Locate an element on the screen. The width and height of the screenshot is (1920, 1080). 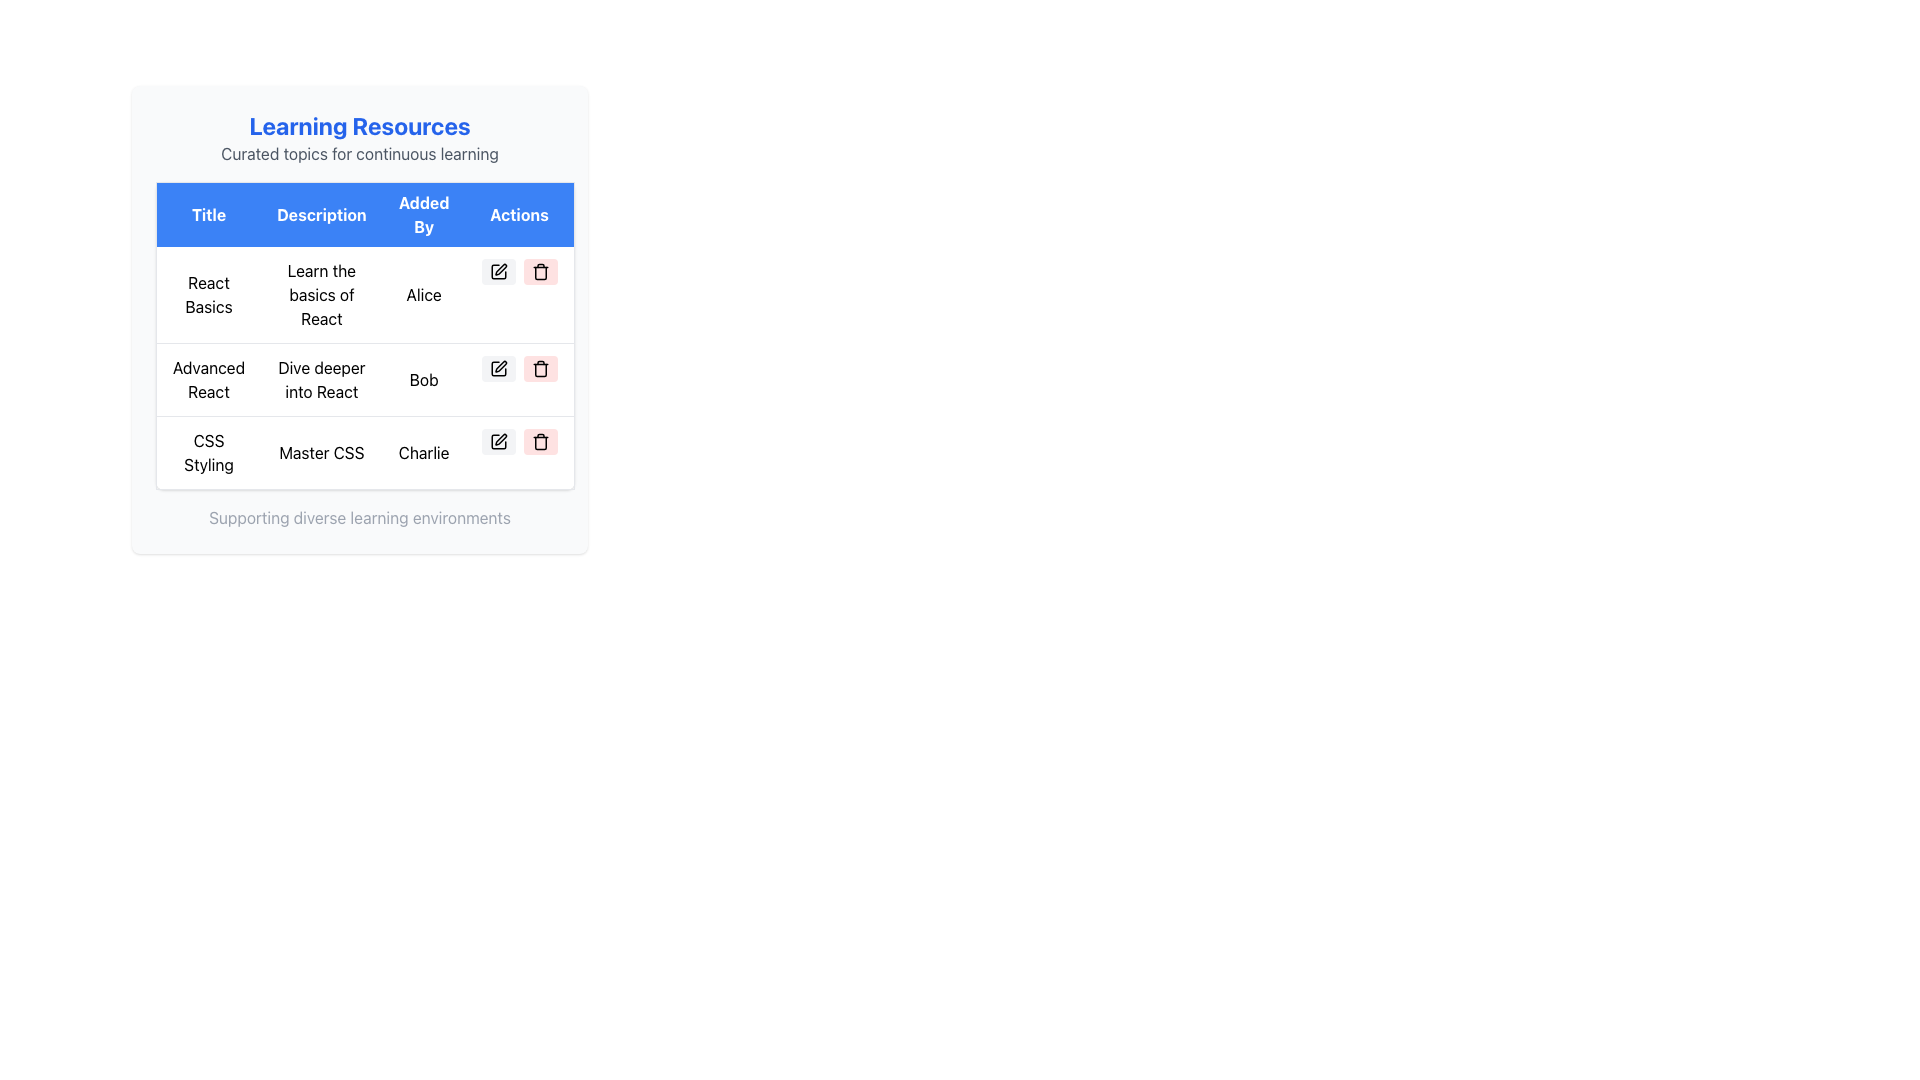
the editing tool icon located in the 'Actions' column of the third row in the 'Learning Resources' table is located at coordinates (500, 438).